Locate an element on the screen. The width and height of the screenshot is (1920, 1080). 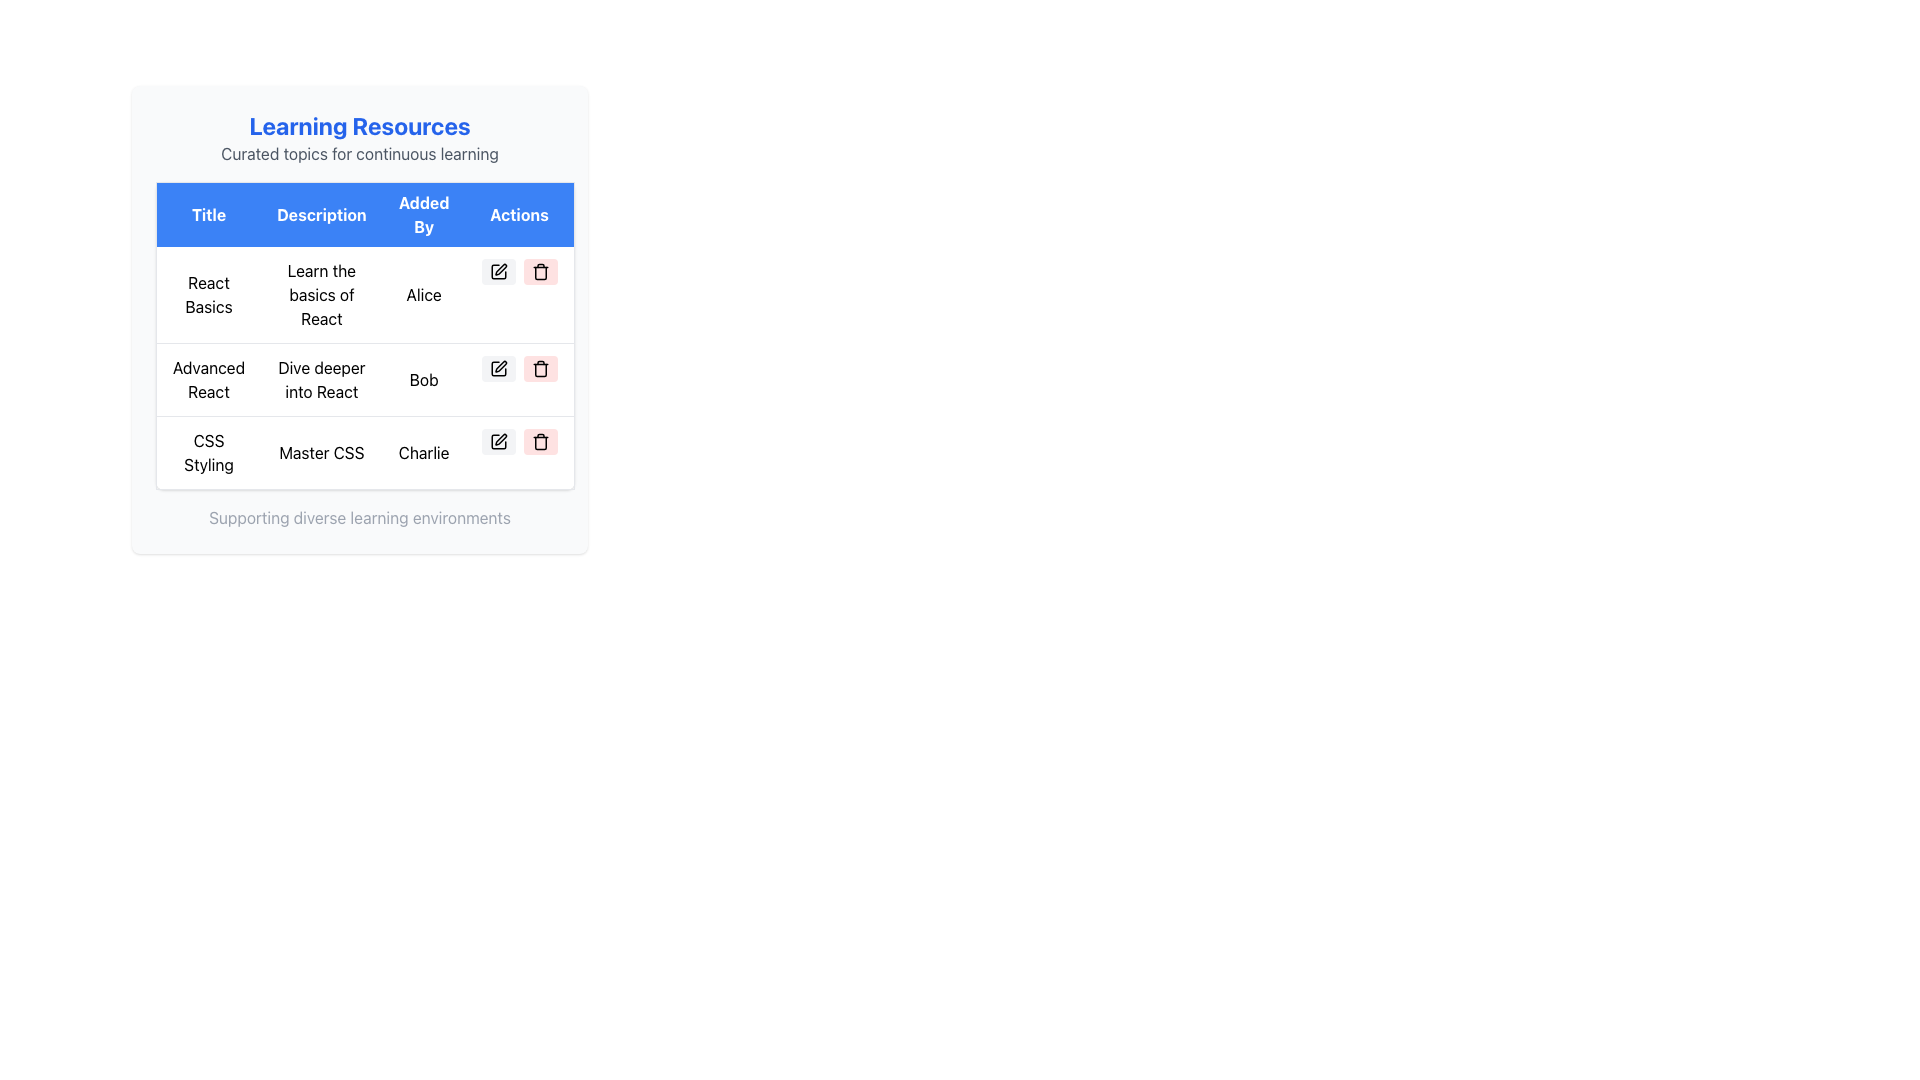
the editing tool icon located in the 'Actions' column of the third row in the 'Learning Resources' table is located at coordinates (500, 438).